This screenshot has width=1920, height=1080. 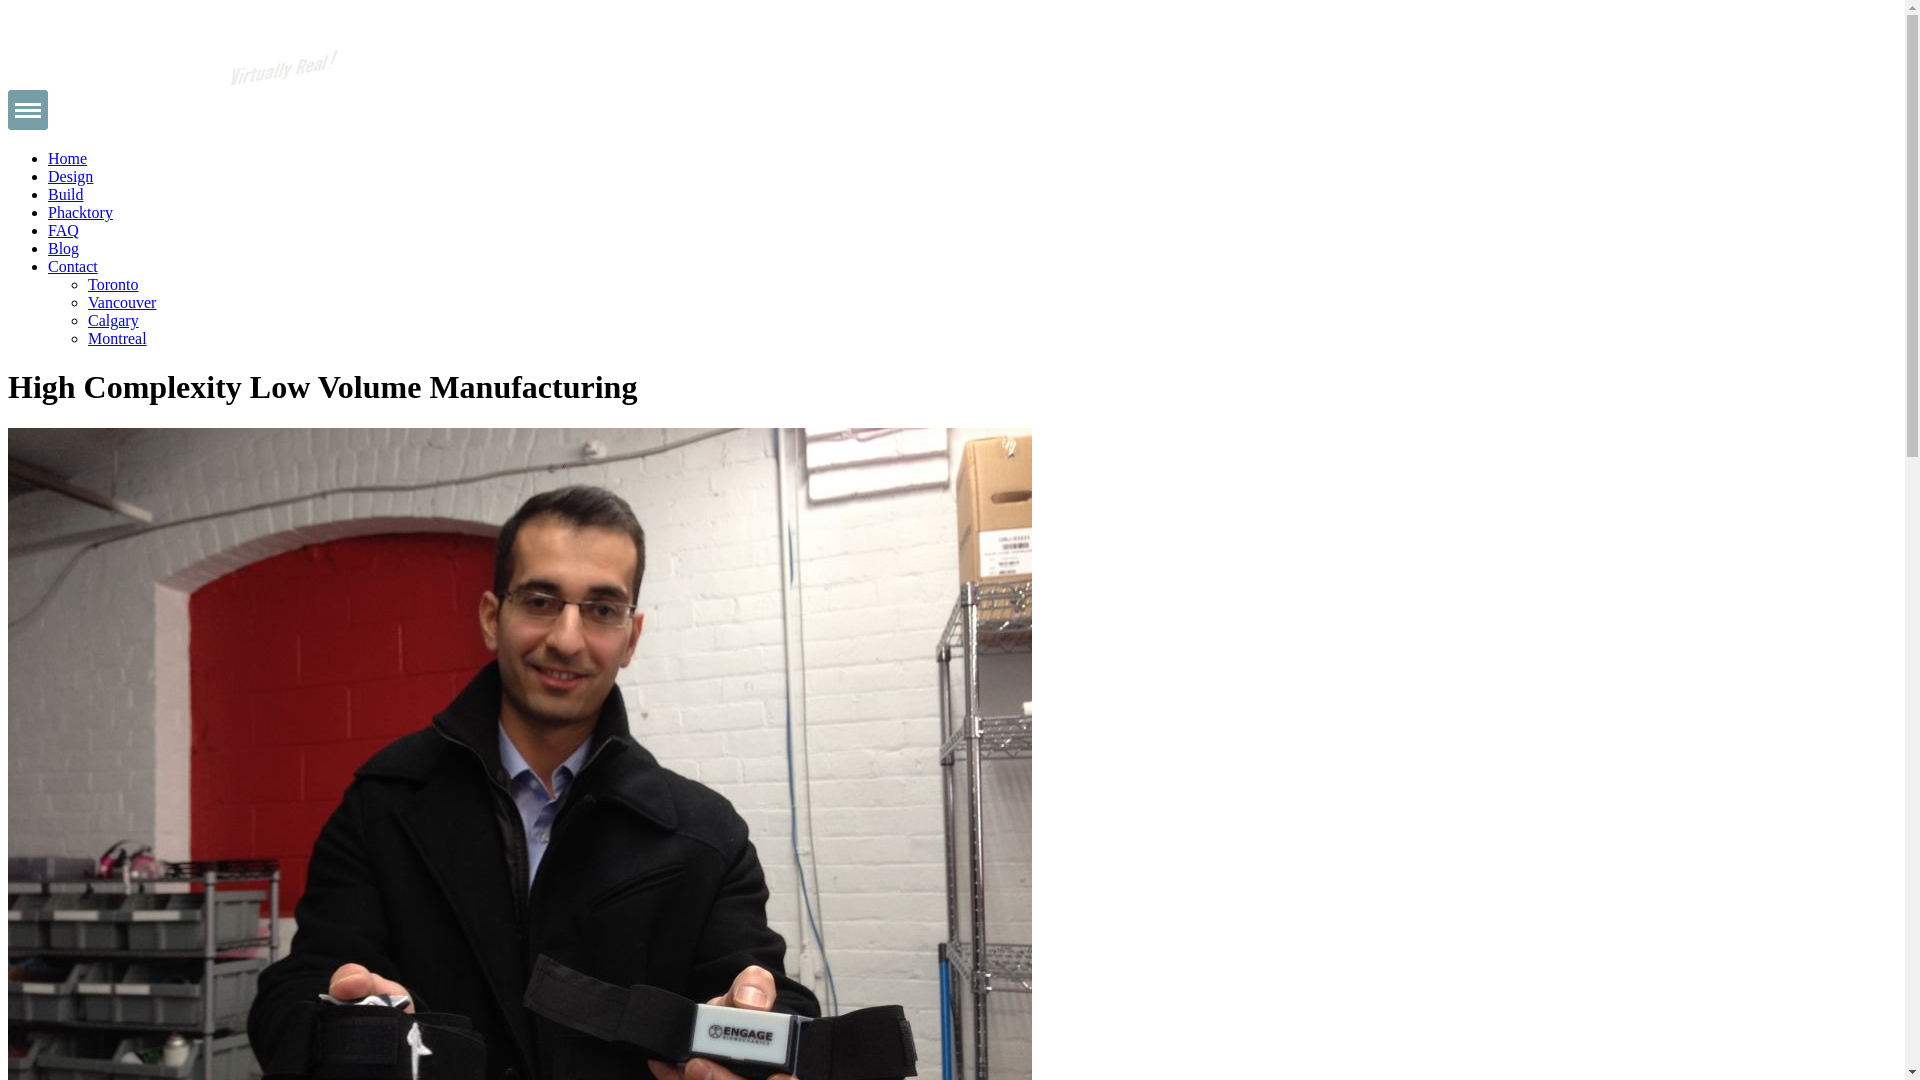 What do you see at coordinates (116, 337) in the screenshot?
I see `'Montreal'` at bounding box center [116, 337].